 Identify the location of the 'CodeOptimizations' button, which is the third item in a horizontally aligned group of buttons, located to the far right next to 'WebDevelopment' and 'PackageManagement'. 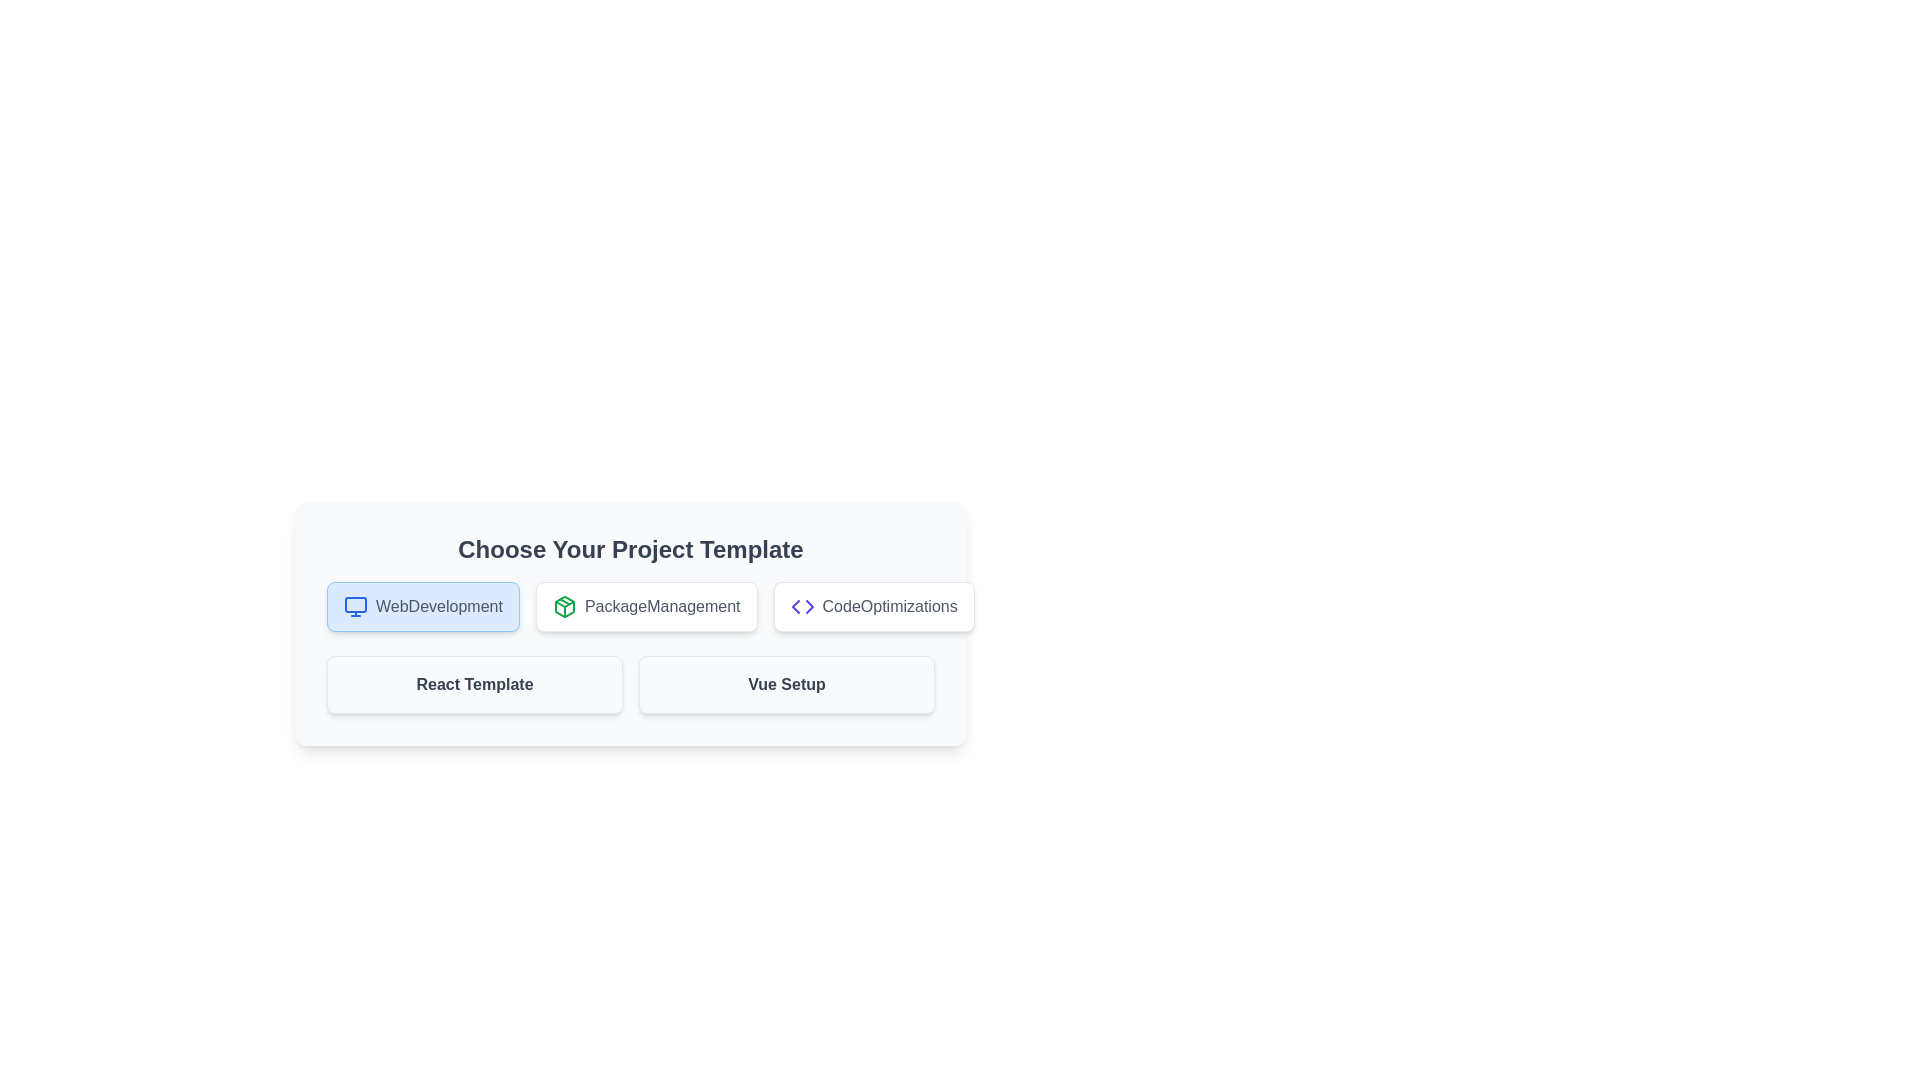
(873, 605).